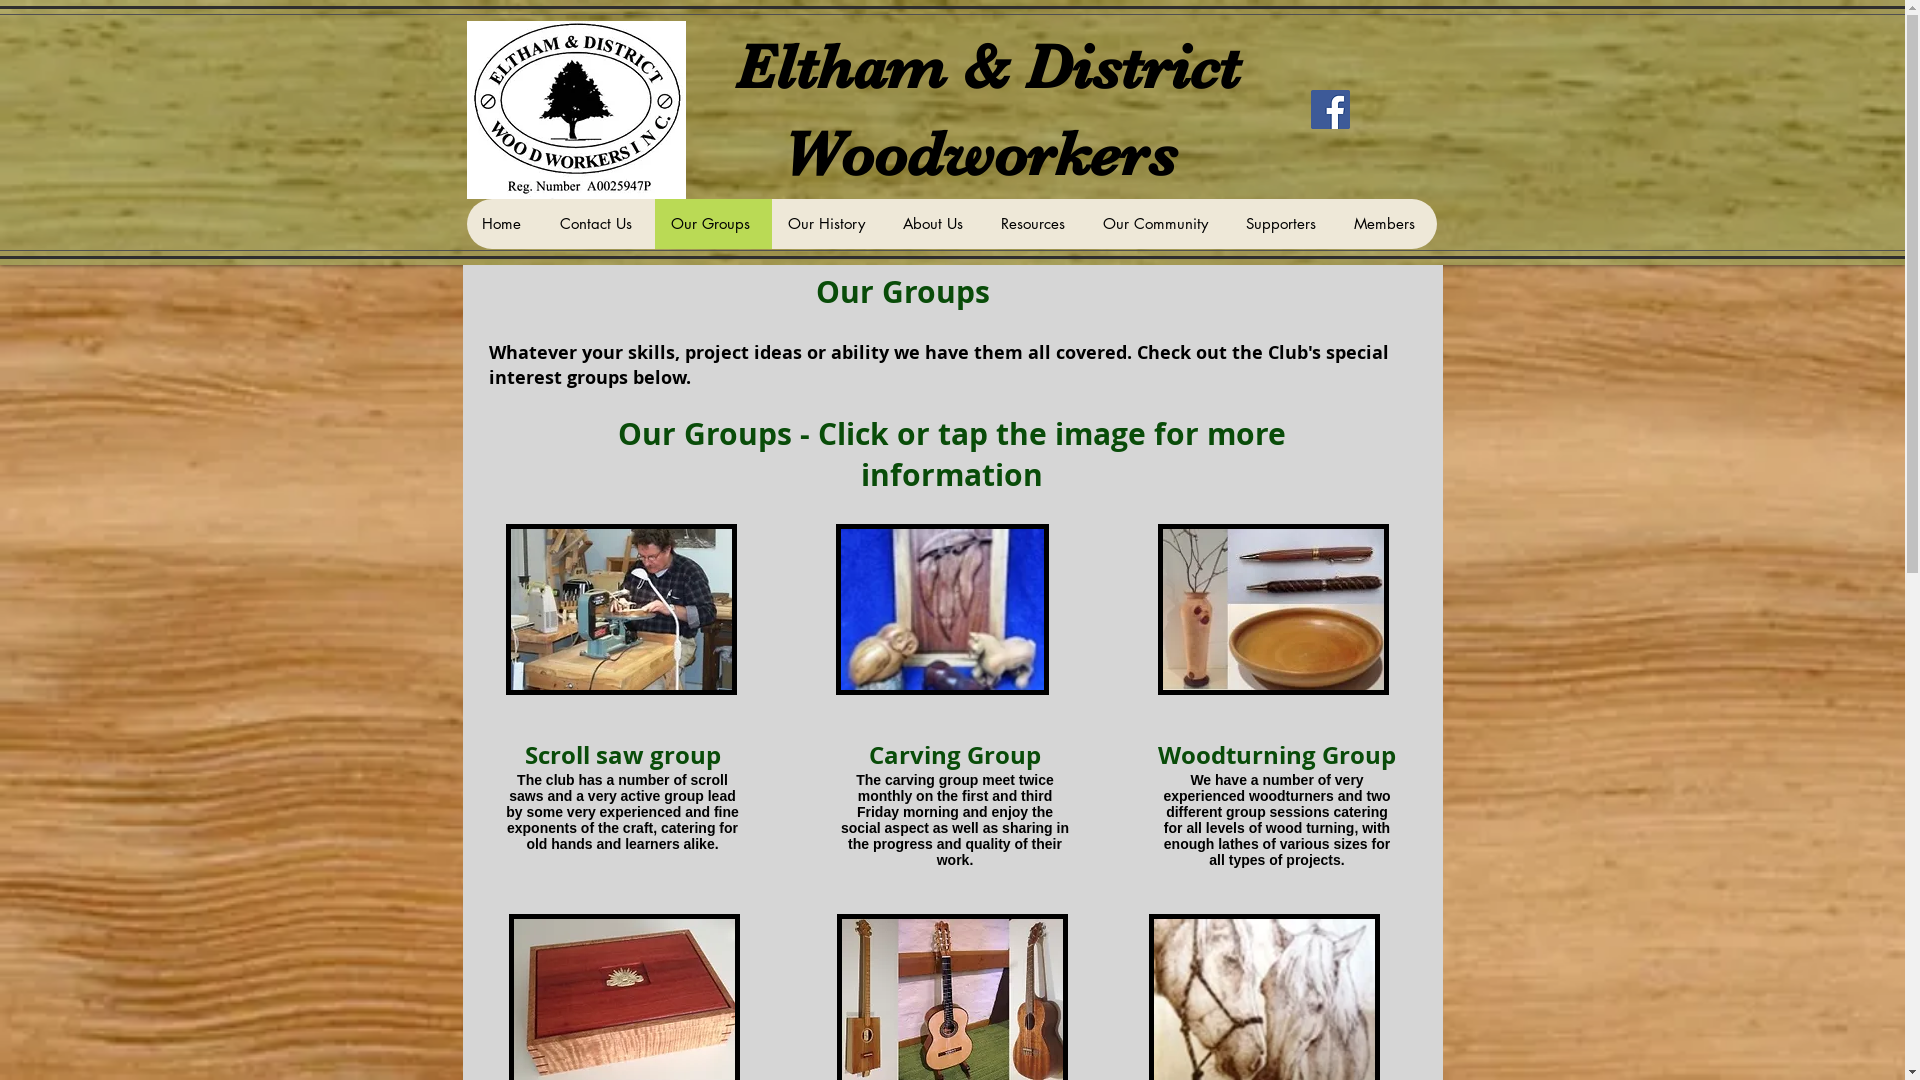 The width and height of the screenshot is (1920, 1080). I want to click on 'Contact Us', so click(598, 223).